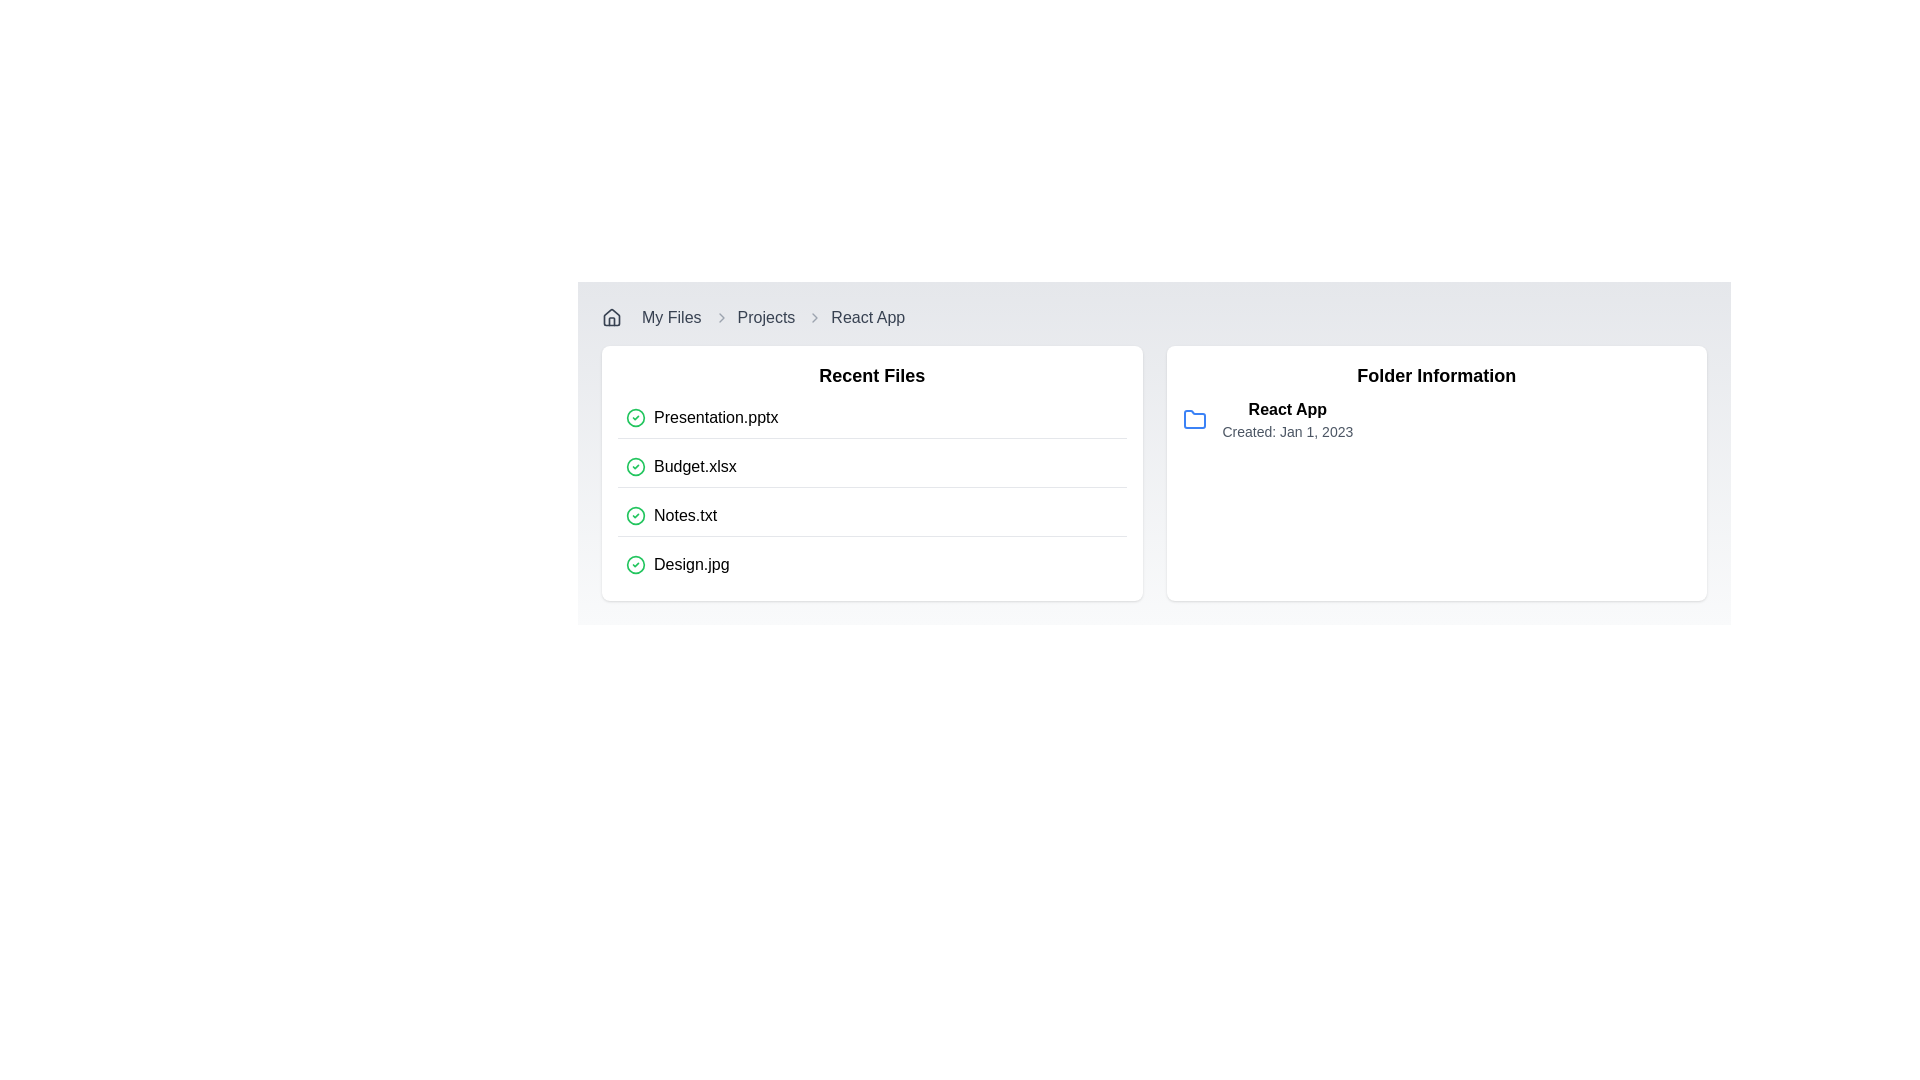 The image size is (1920, 1080). Describe the element at coordinates (667, 316) in the screenshot. I see `the 'My Files' hyperlink text in the breadcrumb navigation bar` at that location.